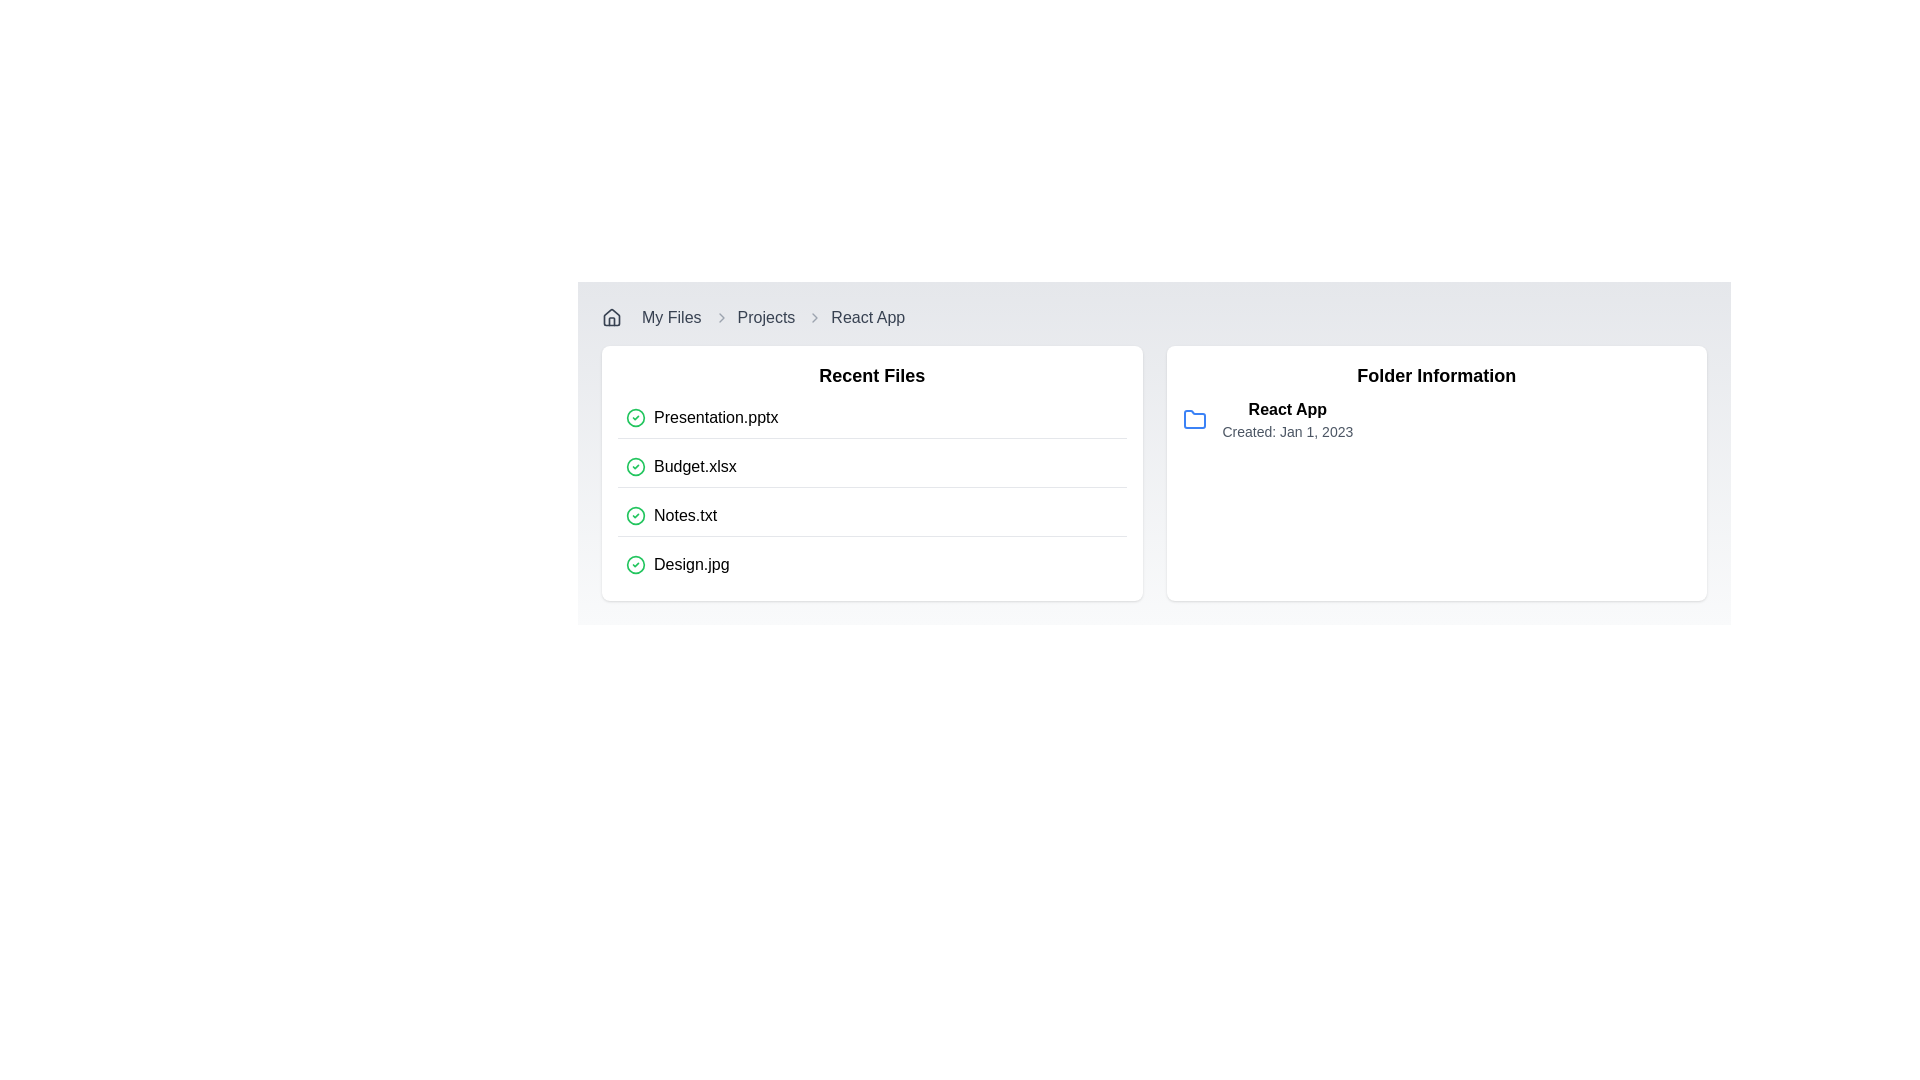 The image size is (1920, 1080). Describe the element at coordinates (667, 316) in the screenshot. I see `the 'My Files' hyperlink text in the breadcrumb navigation bar` at that location.